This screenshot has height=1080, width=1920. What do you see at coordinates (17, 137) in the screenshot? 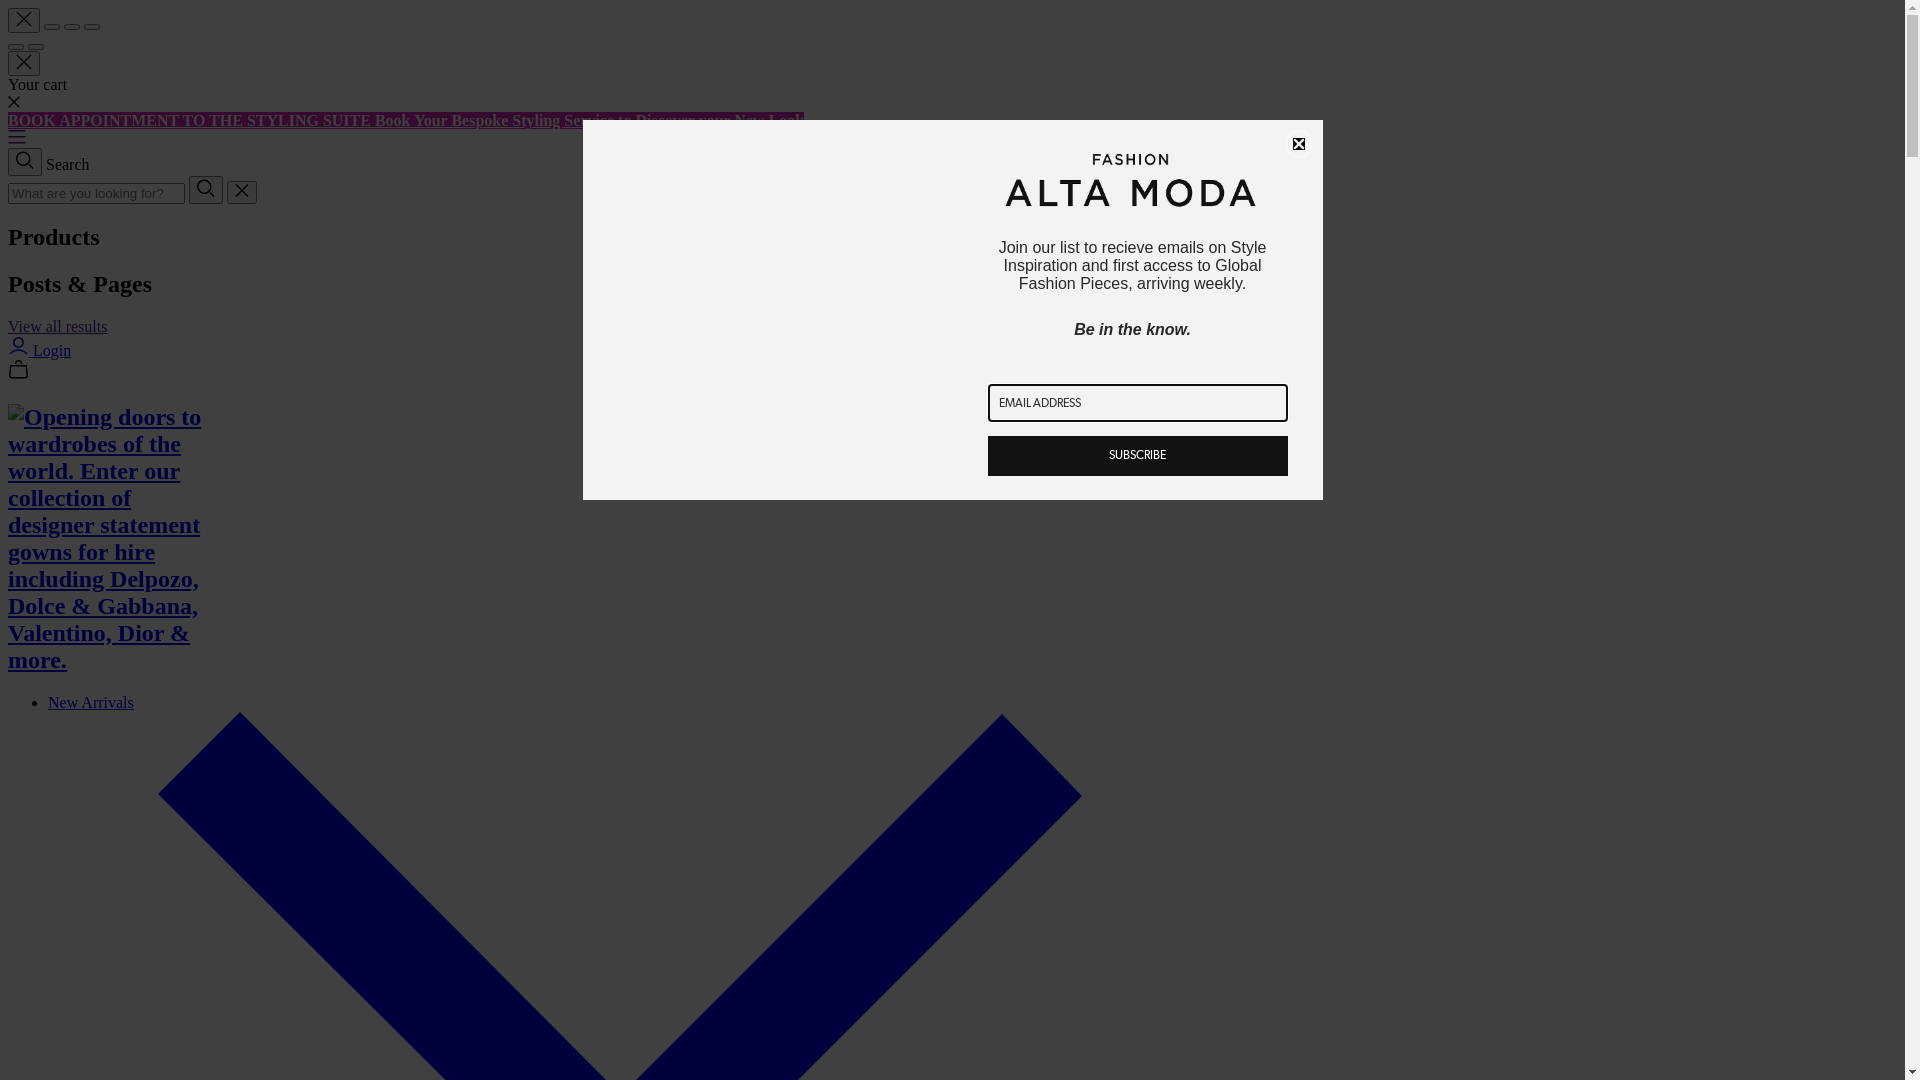
I see `'Menu Icon'` at bounding box center [17, 137].